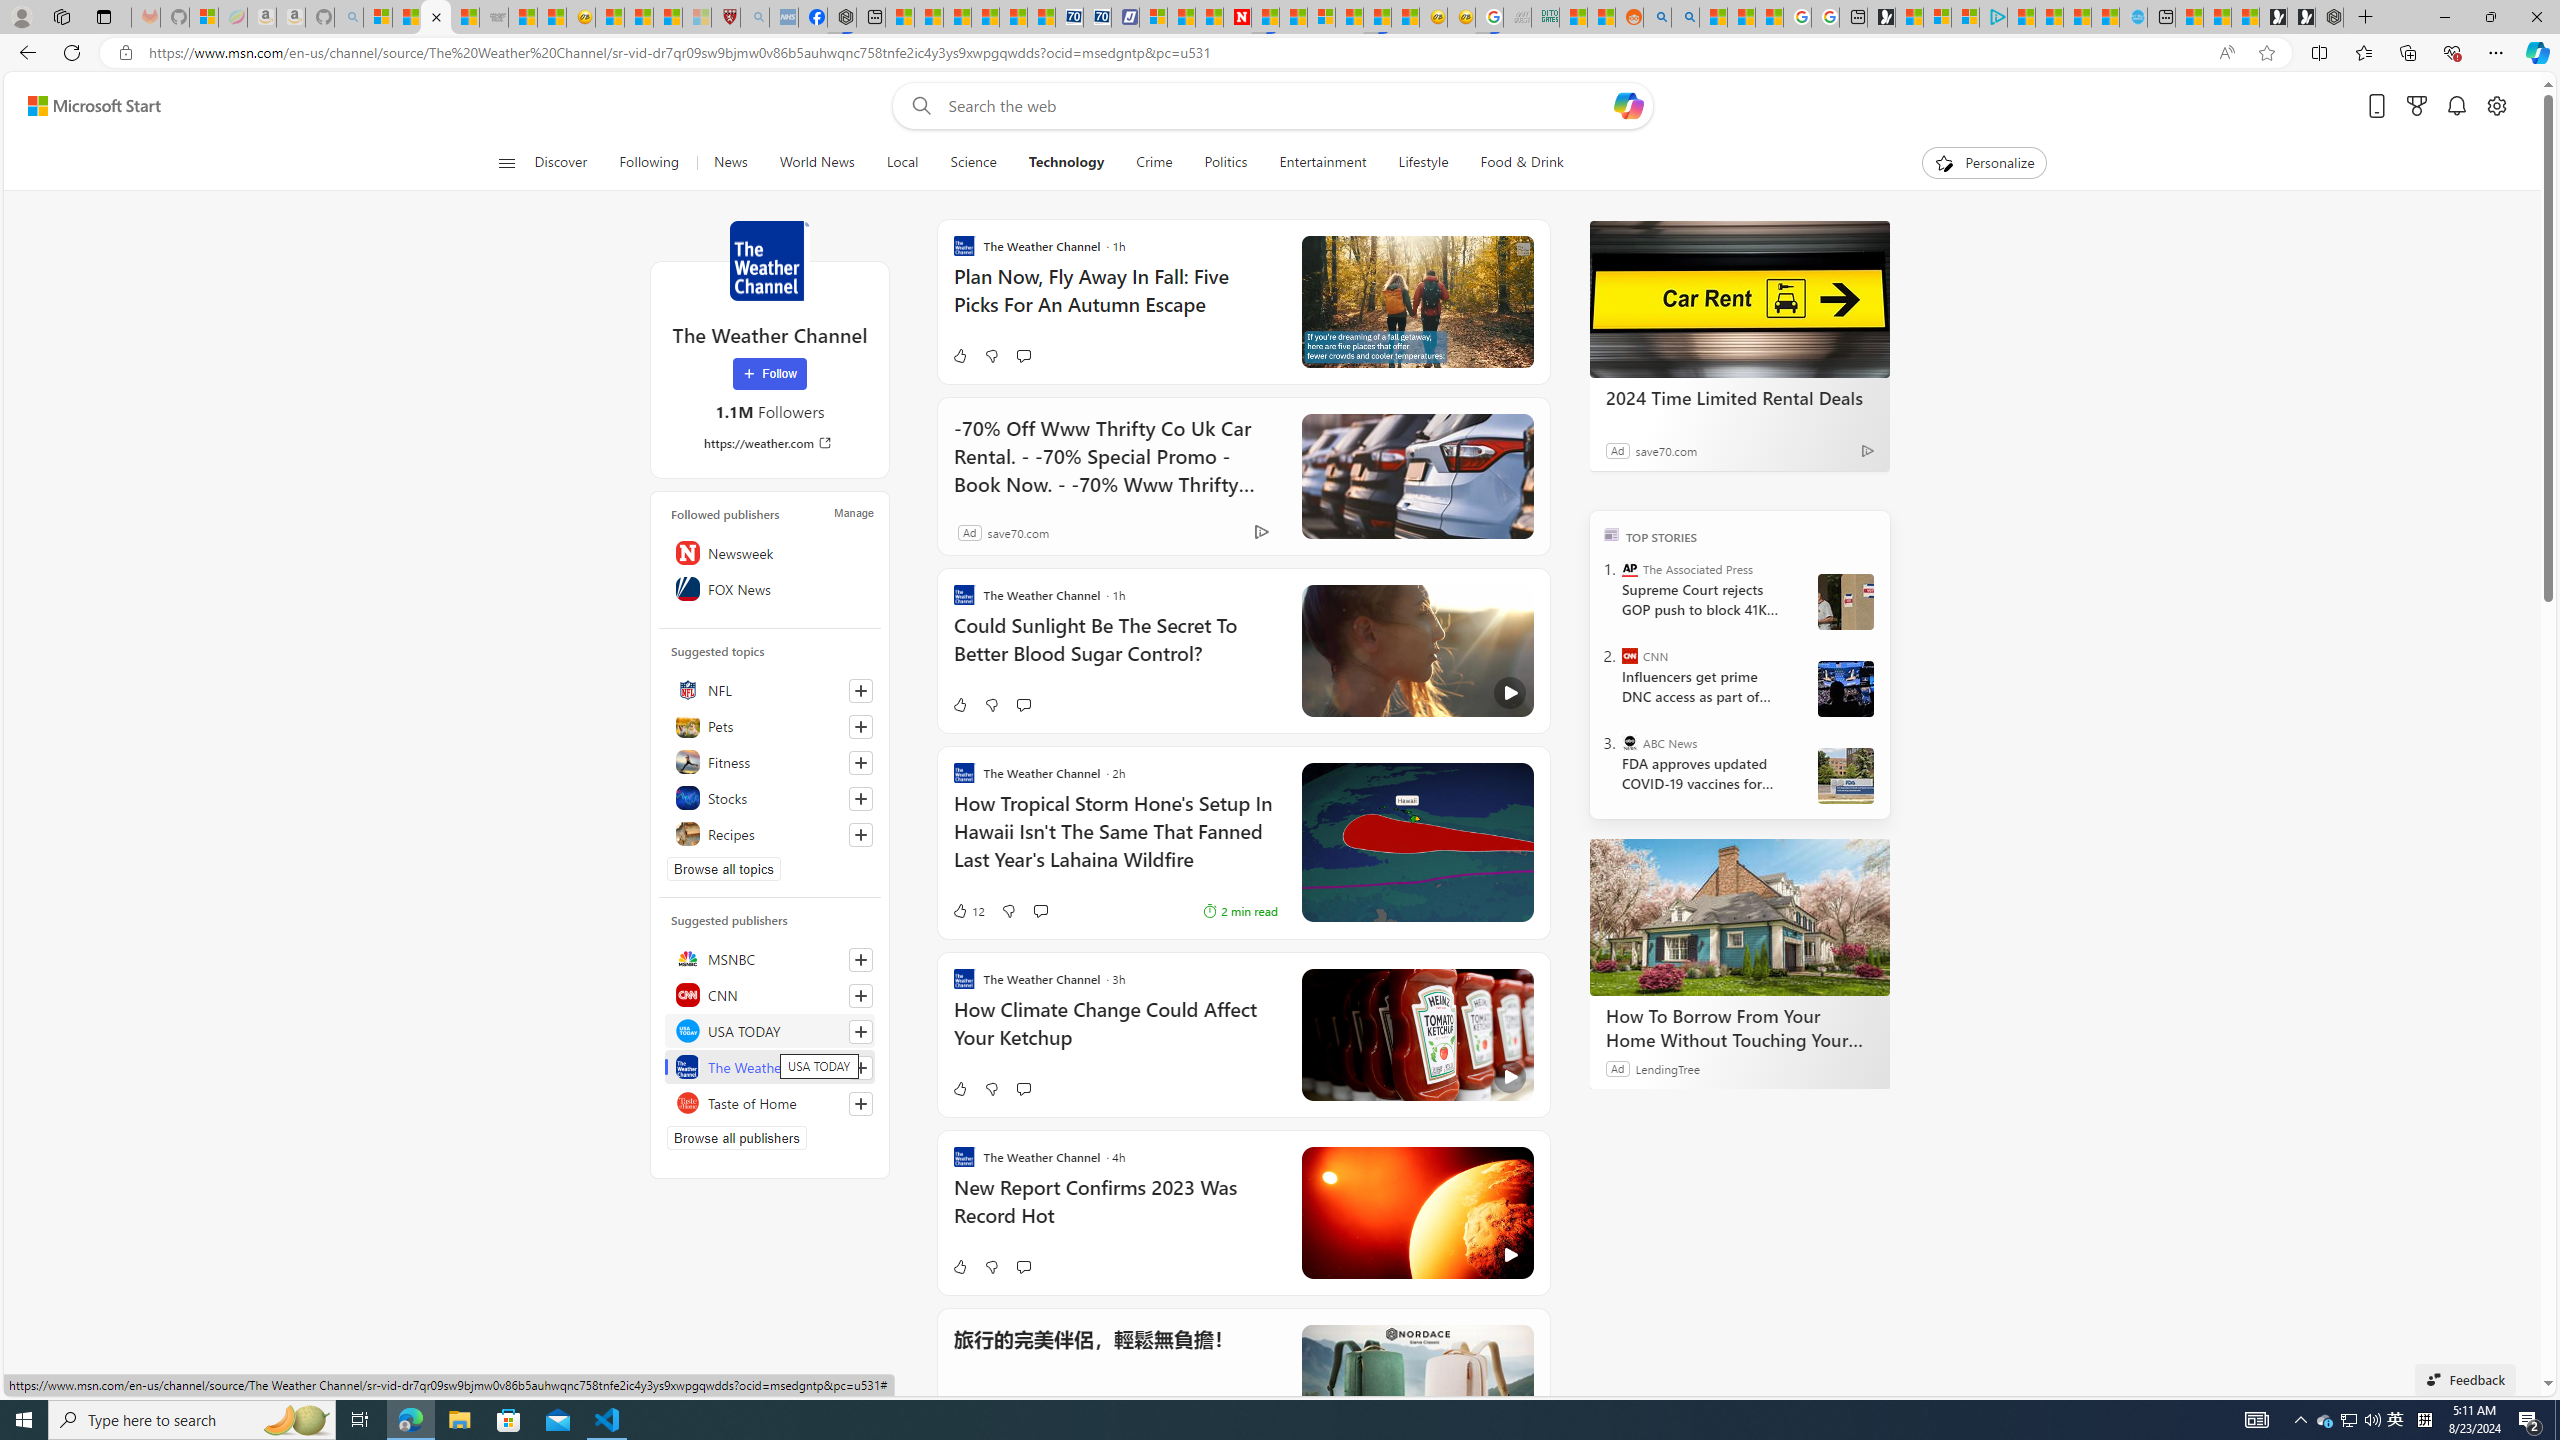 The width and height of the screenshot is (2560, 1440). What do you see at coordinates (696, 16) in the screenshot?
I see `'12 Popular Science Lies that Must be Corrected - Sleeping'` at bounding box center [696, 16].